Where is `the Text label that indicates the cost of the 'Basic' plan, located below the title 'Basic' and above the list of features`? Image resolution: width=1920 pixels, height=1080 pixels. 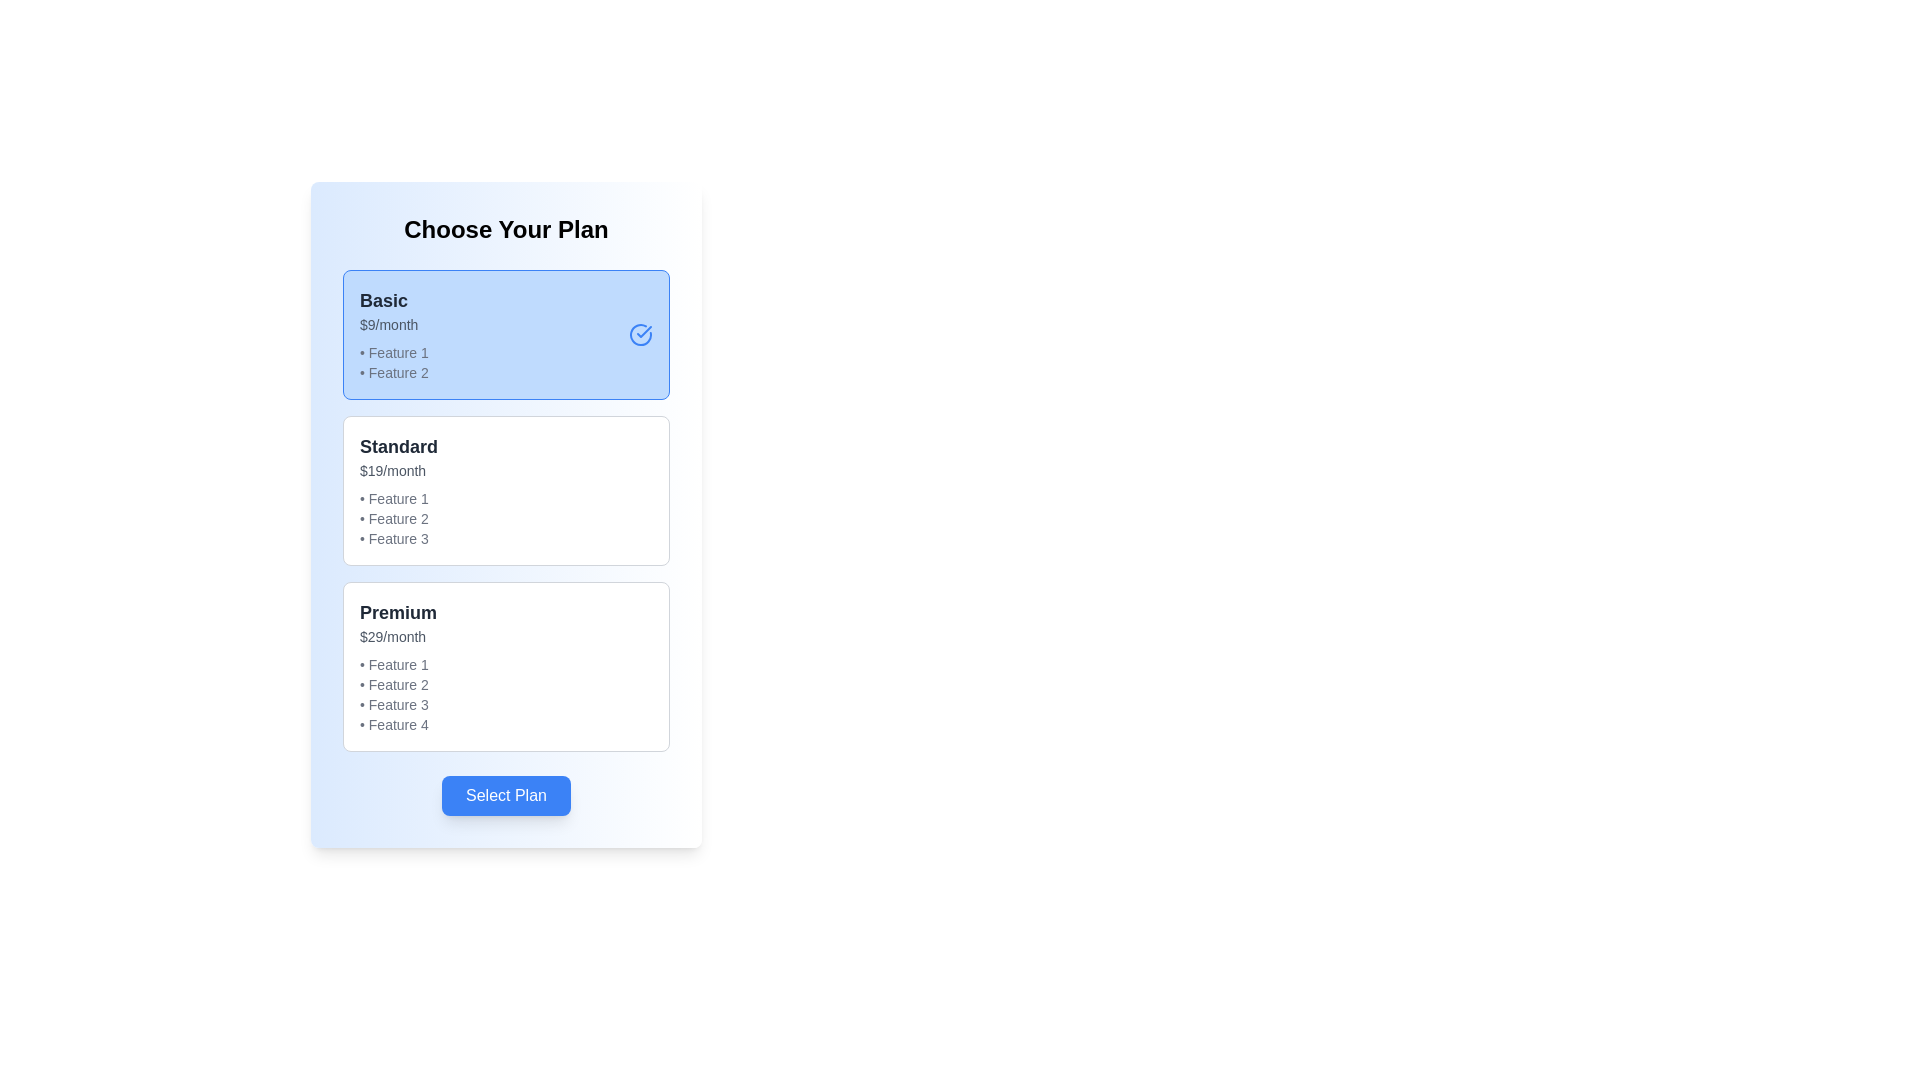 the Text label that indicates the cost of the 'Basic' plan, located below the title 'Basic' and above the list of features is located at coordinates (394, 323).